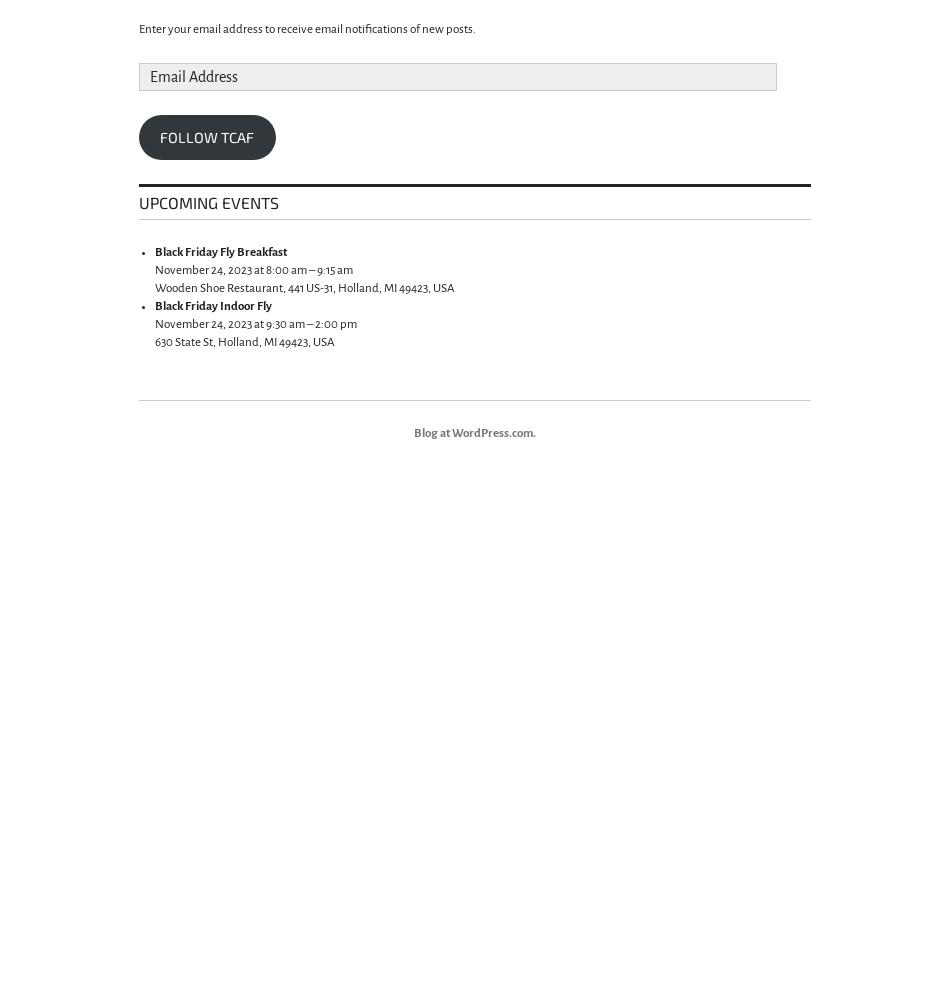  What do you see at coordinates (244, 341) in the screenshot?
I see `'630 State St, Holland, MI 49423, USA'` at bounding box center [244, 341].